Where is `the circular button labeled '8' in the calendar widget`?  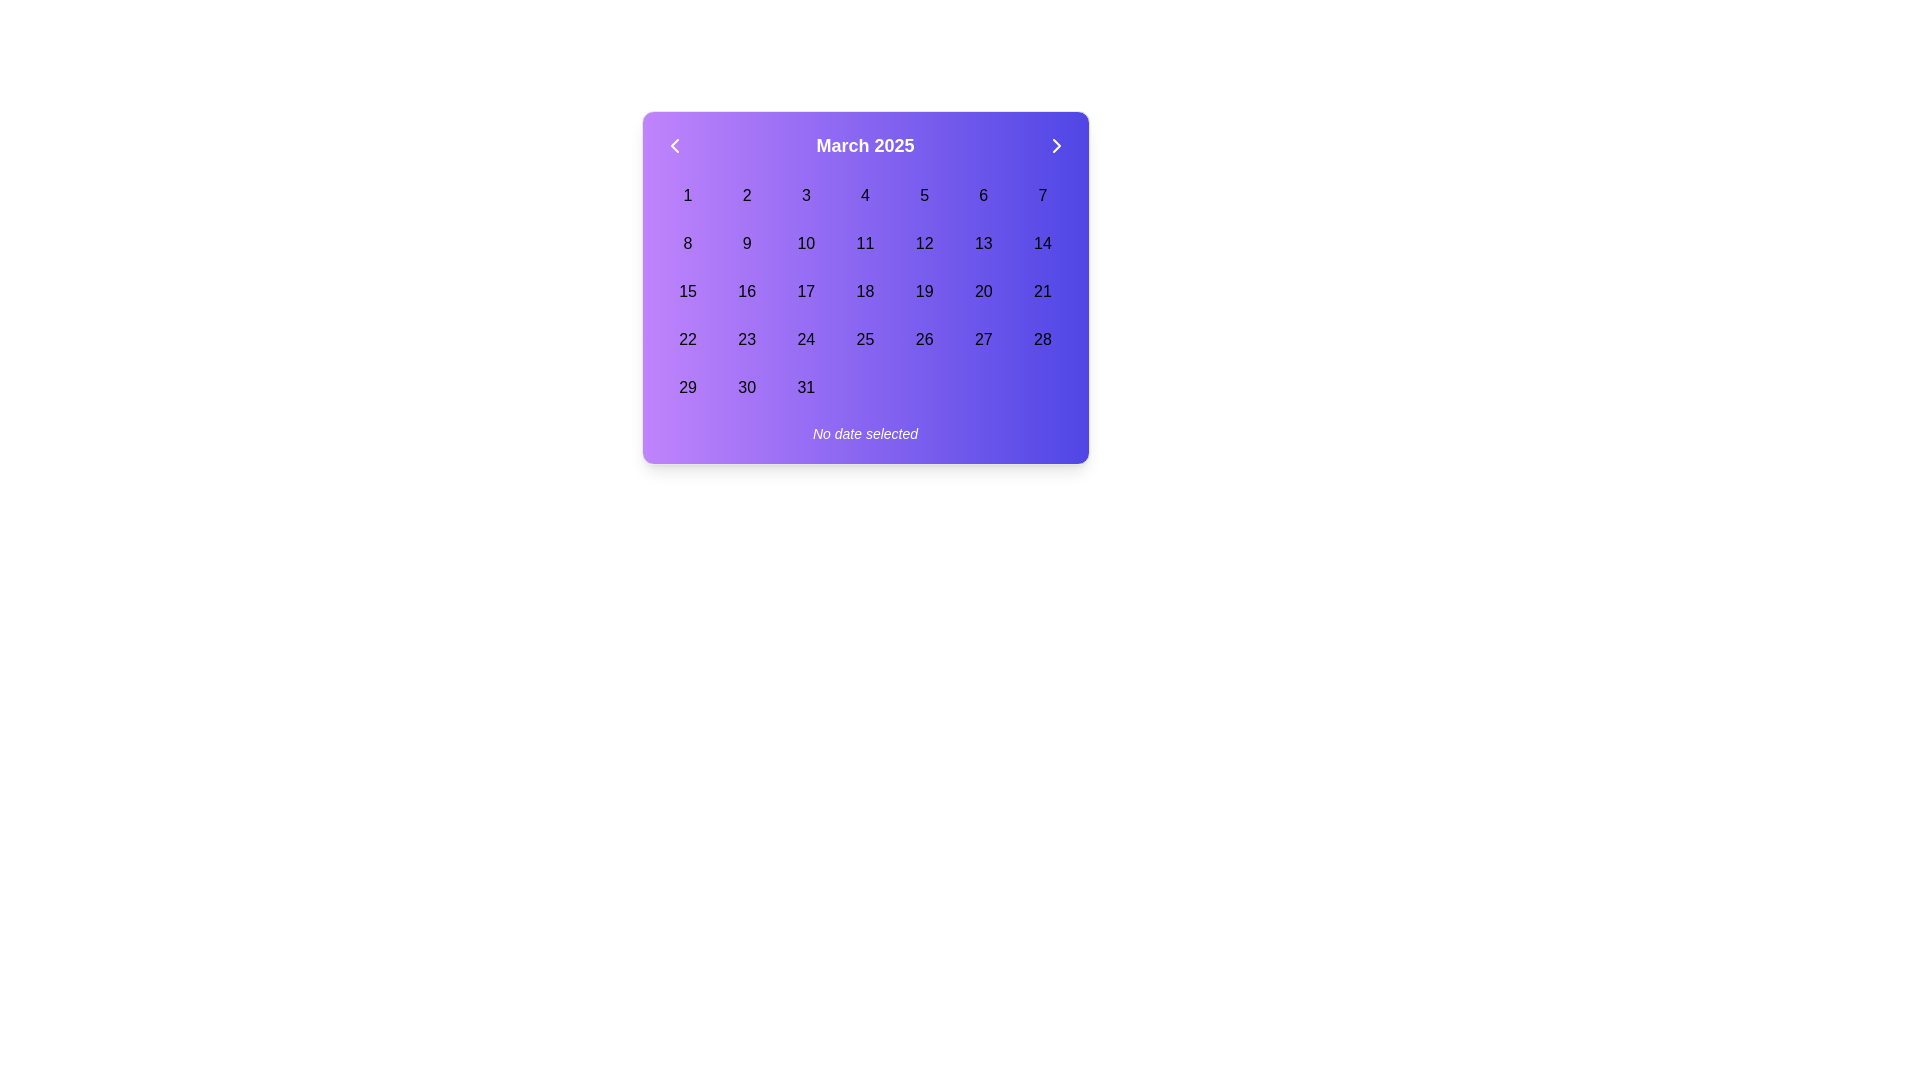
the circular button labeled '8' in the calendar widget is located at coordinates (687, 242).